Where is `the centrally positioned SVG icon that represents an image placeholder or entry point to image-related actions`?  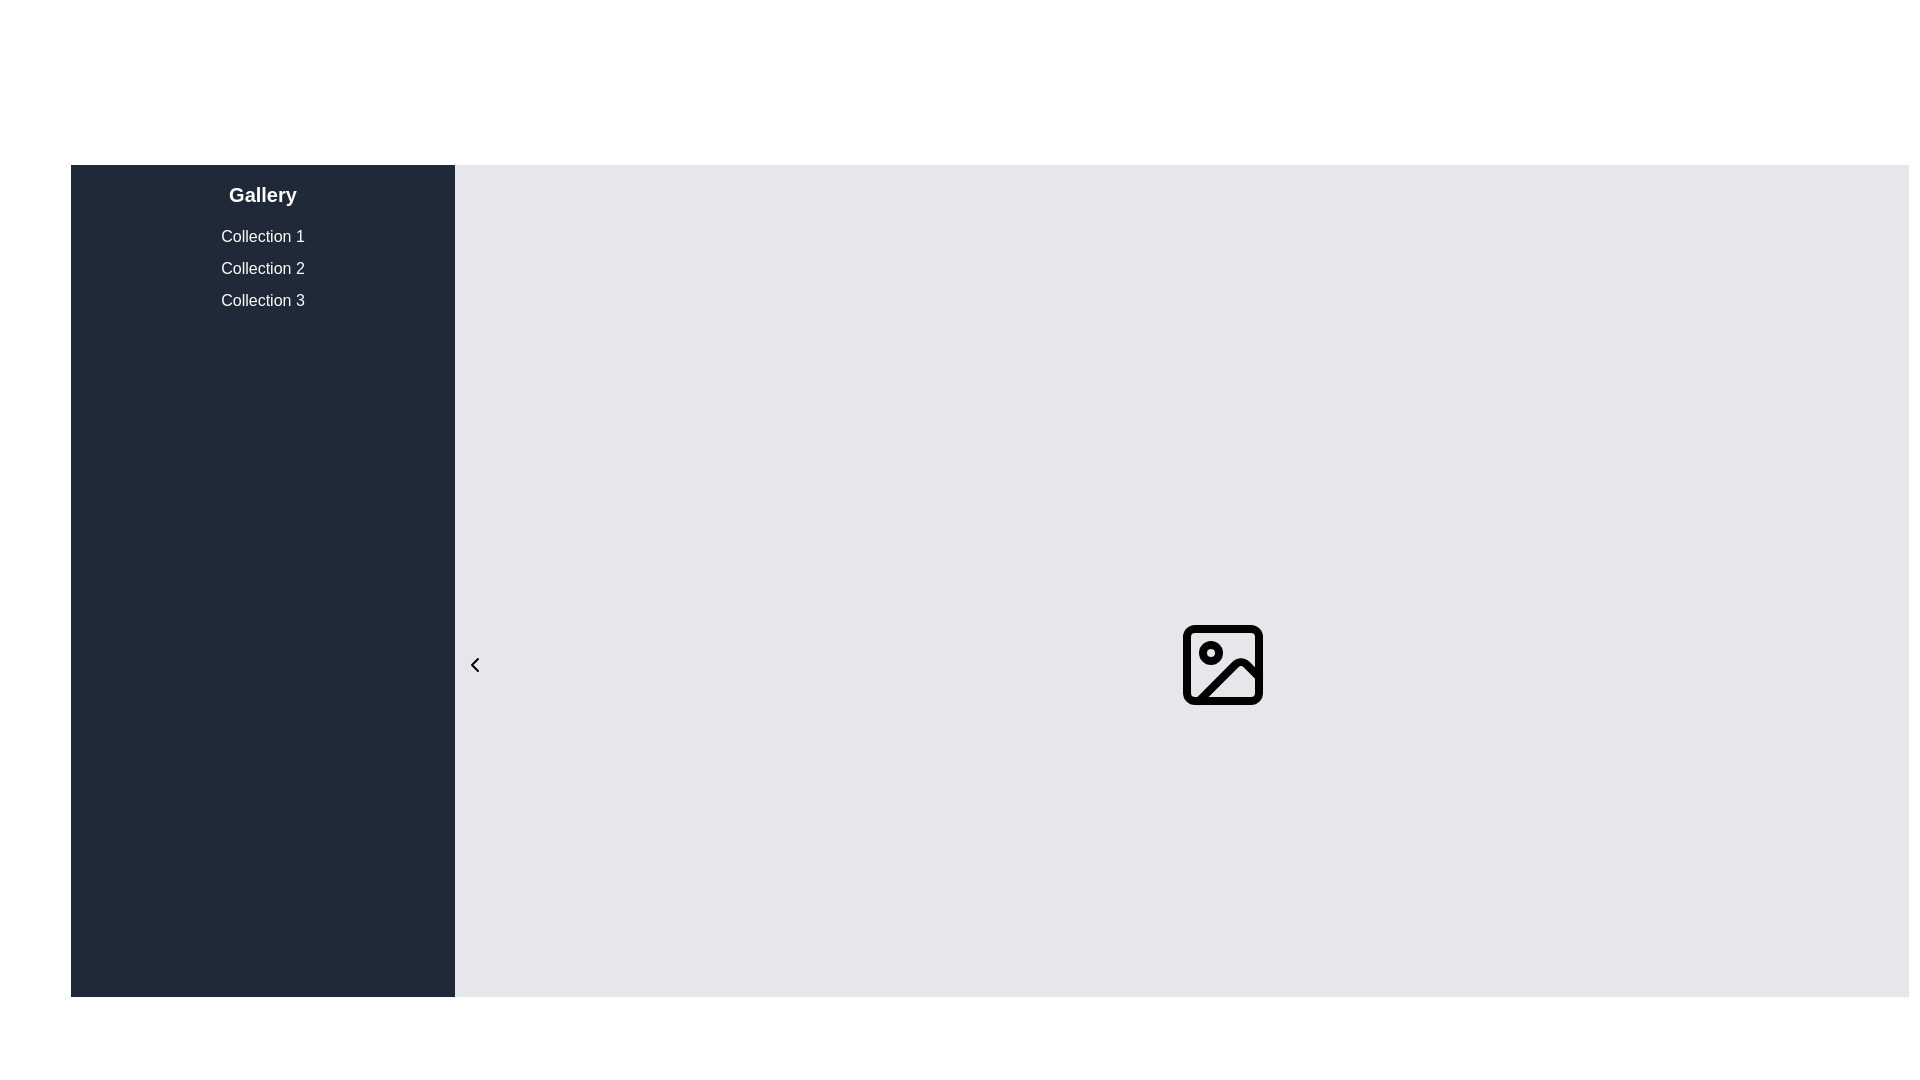
the centrally positioned SVG icon that represents an image placeholder or entry point to image-related actions is located at coordinates (1222, 664).